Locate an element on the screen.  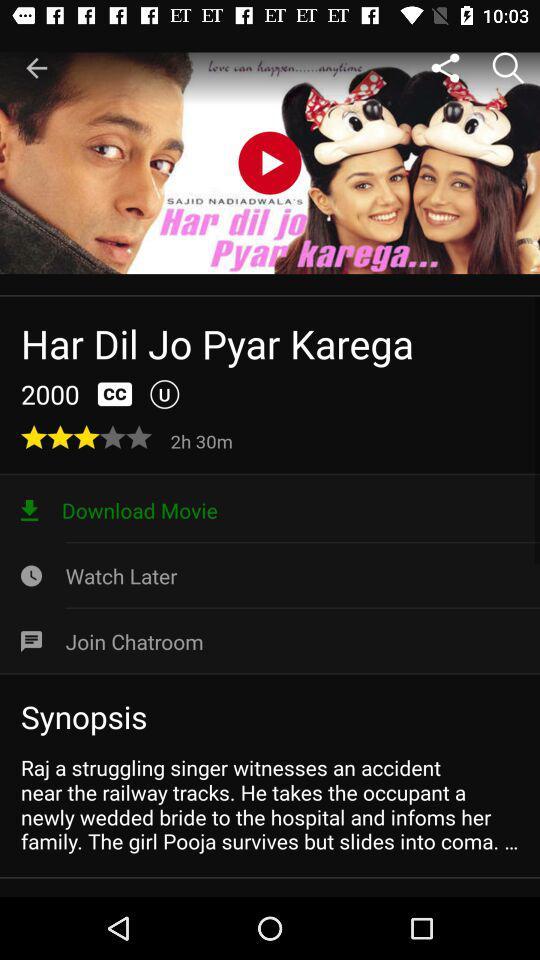
icon below download movie icon is located at coordinates (270, 576).